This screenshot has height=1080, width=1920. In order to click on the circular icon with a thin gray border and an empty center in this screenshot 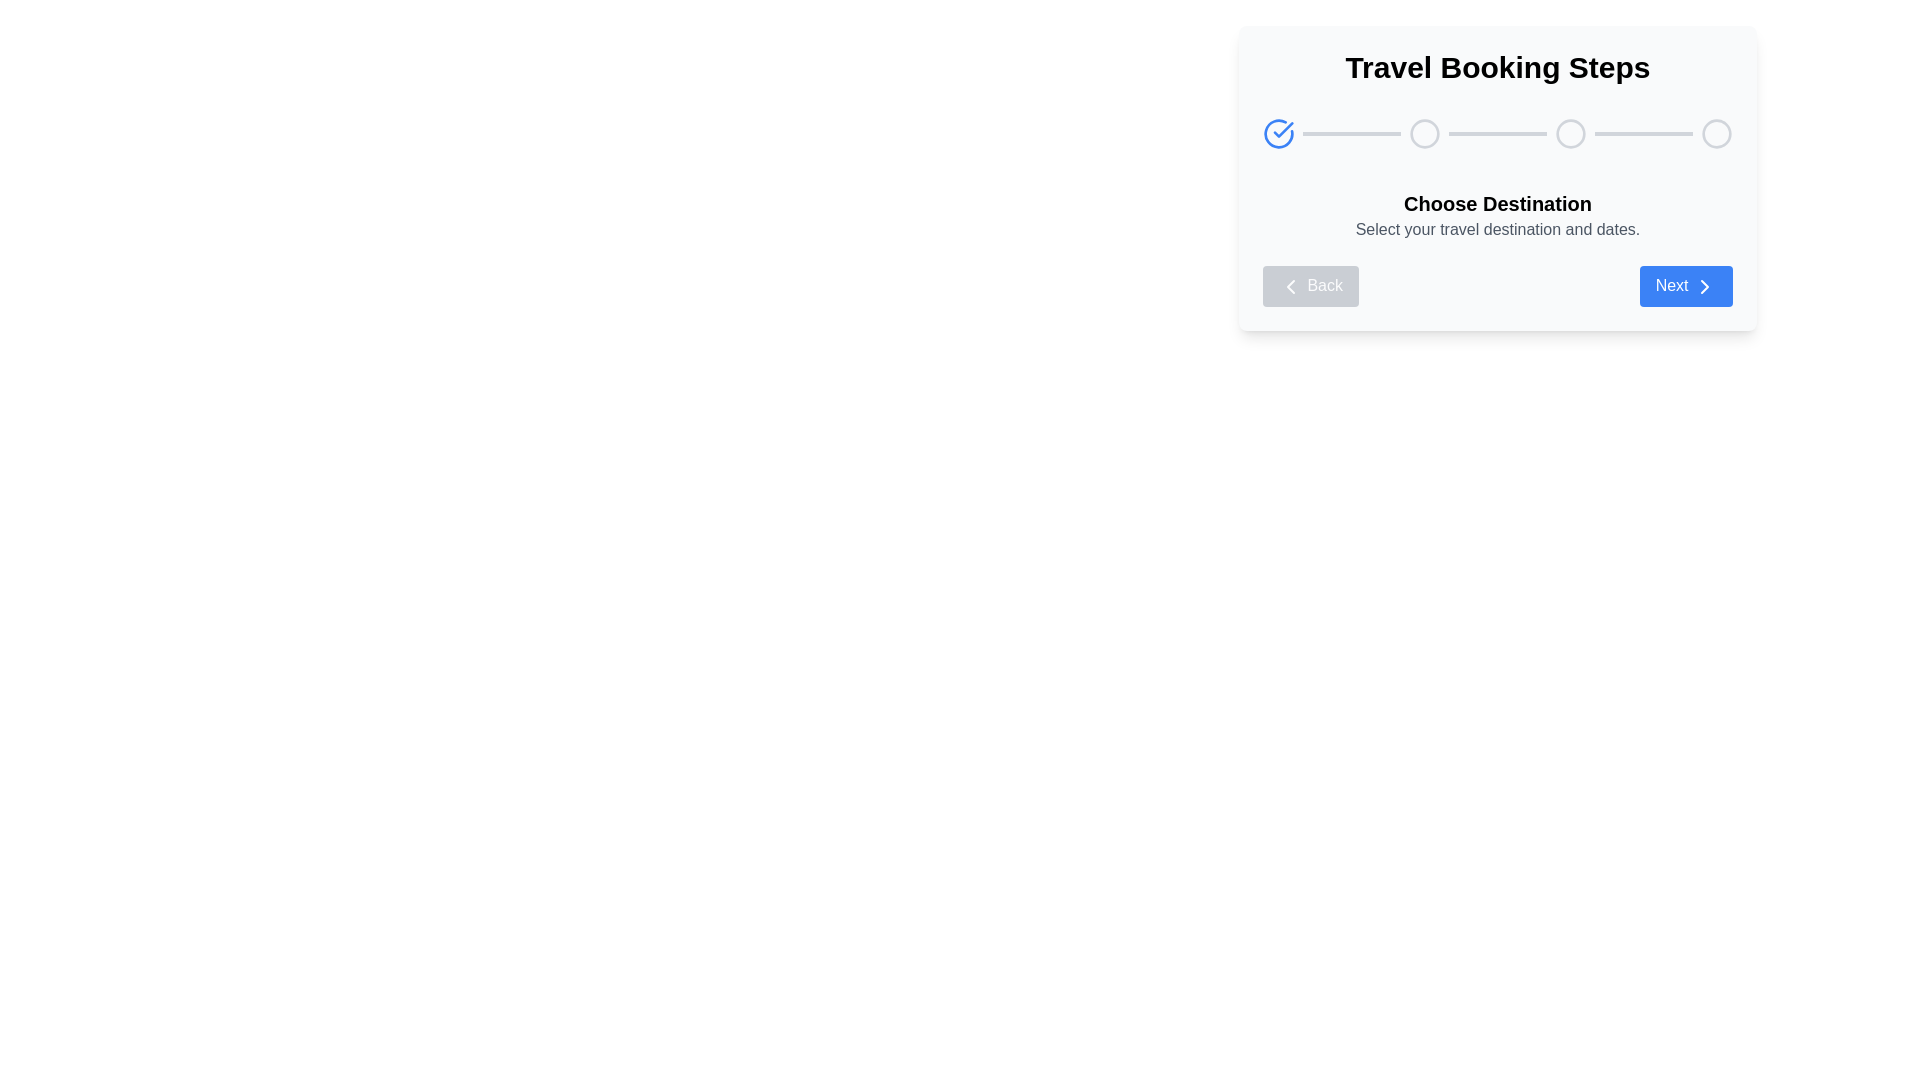, I will do `click(1569, 134)`.